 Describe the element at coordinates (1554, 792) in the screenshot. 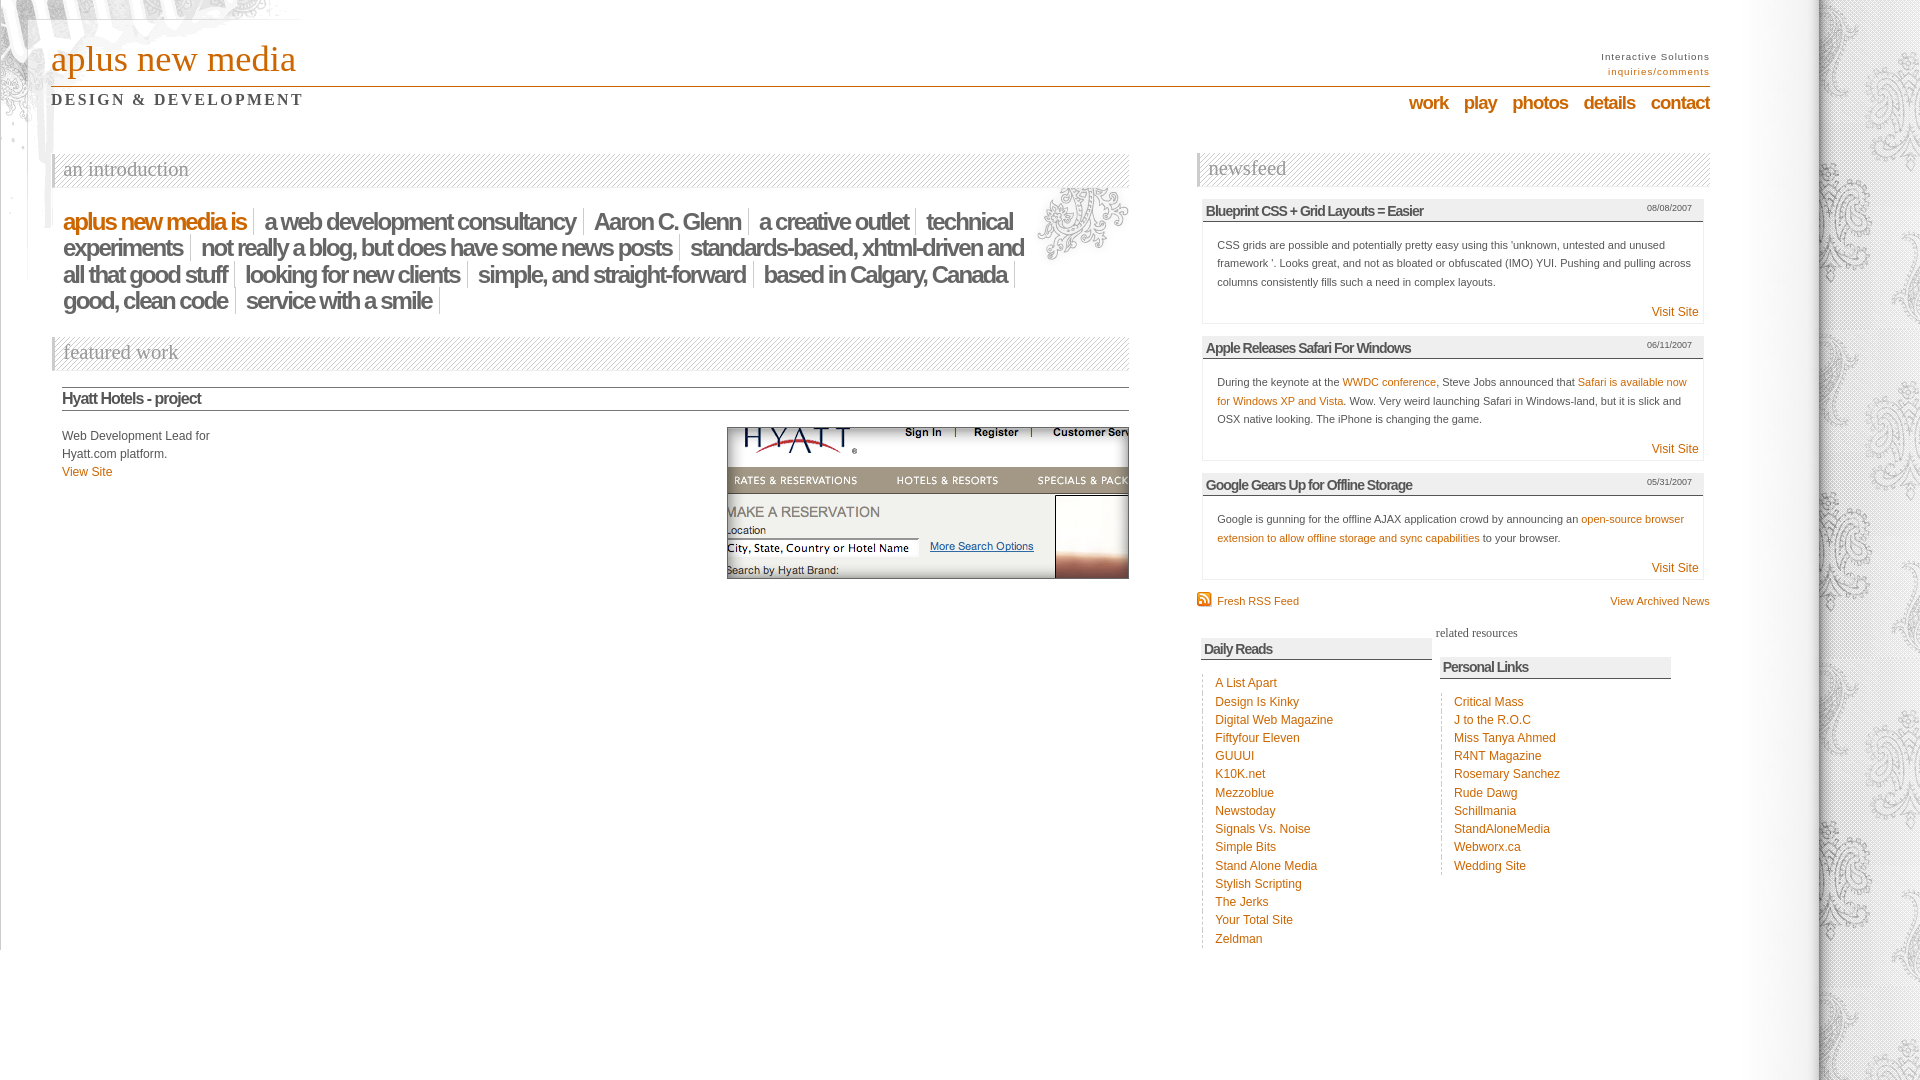

I see `'Rude Dawg'` at that location.